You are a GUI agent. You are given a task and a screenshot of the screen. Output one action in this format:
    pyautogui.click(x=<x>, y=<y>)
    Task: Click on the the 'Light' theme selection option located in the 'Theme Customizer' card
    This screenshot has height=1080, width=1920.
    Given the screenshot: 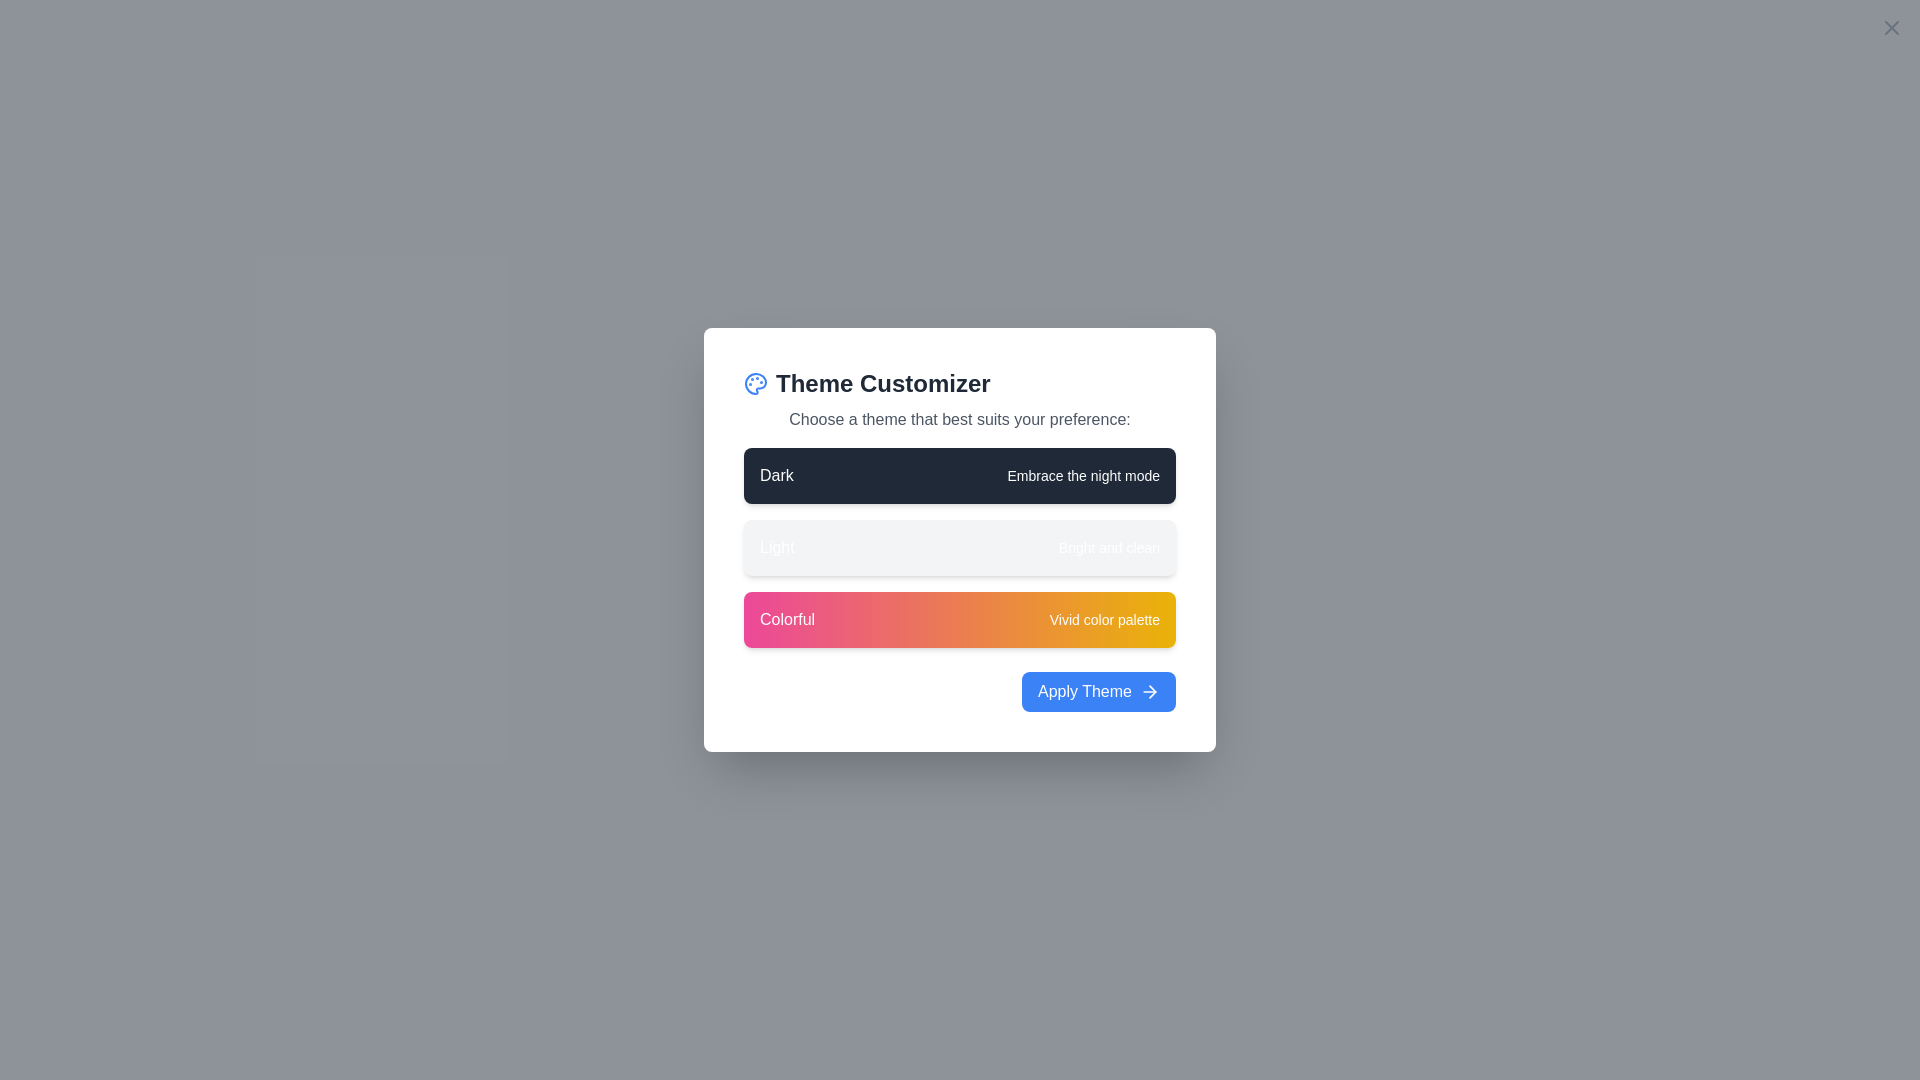 What is the action you would take?
    pyautogui.click(x=960, y=547)
    